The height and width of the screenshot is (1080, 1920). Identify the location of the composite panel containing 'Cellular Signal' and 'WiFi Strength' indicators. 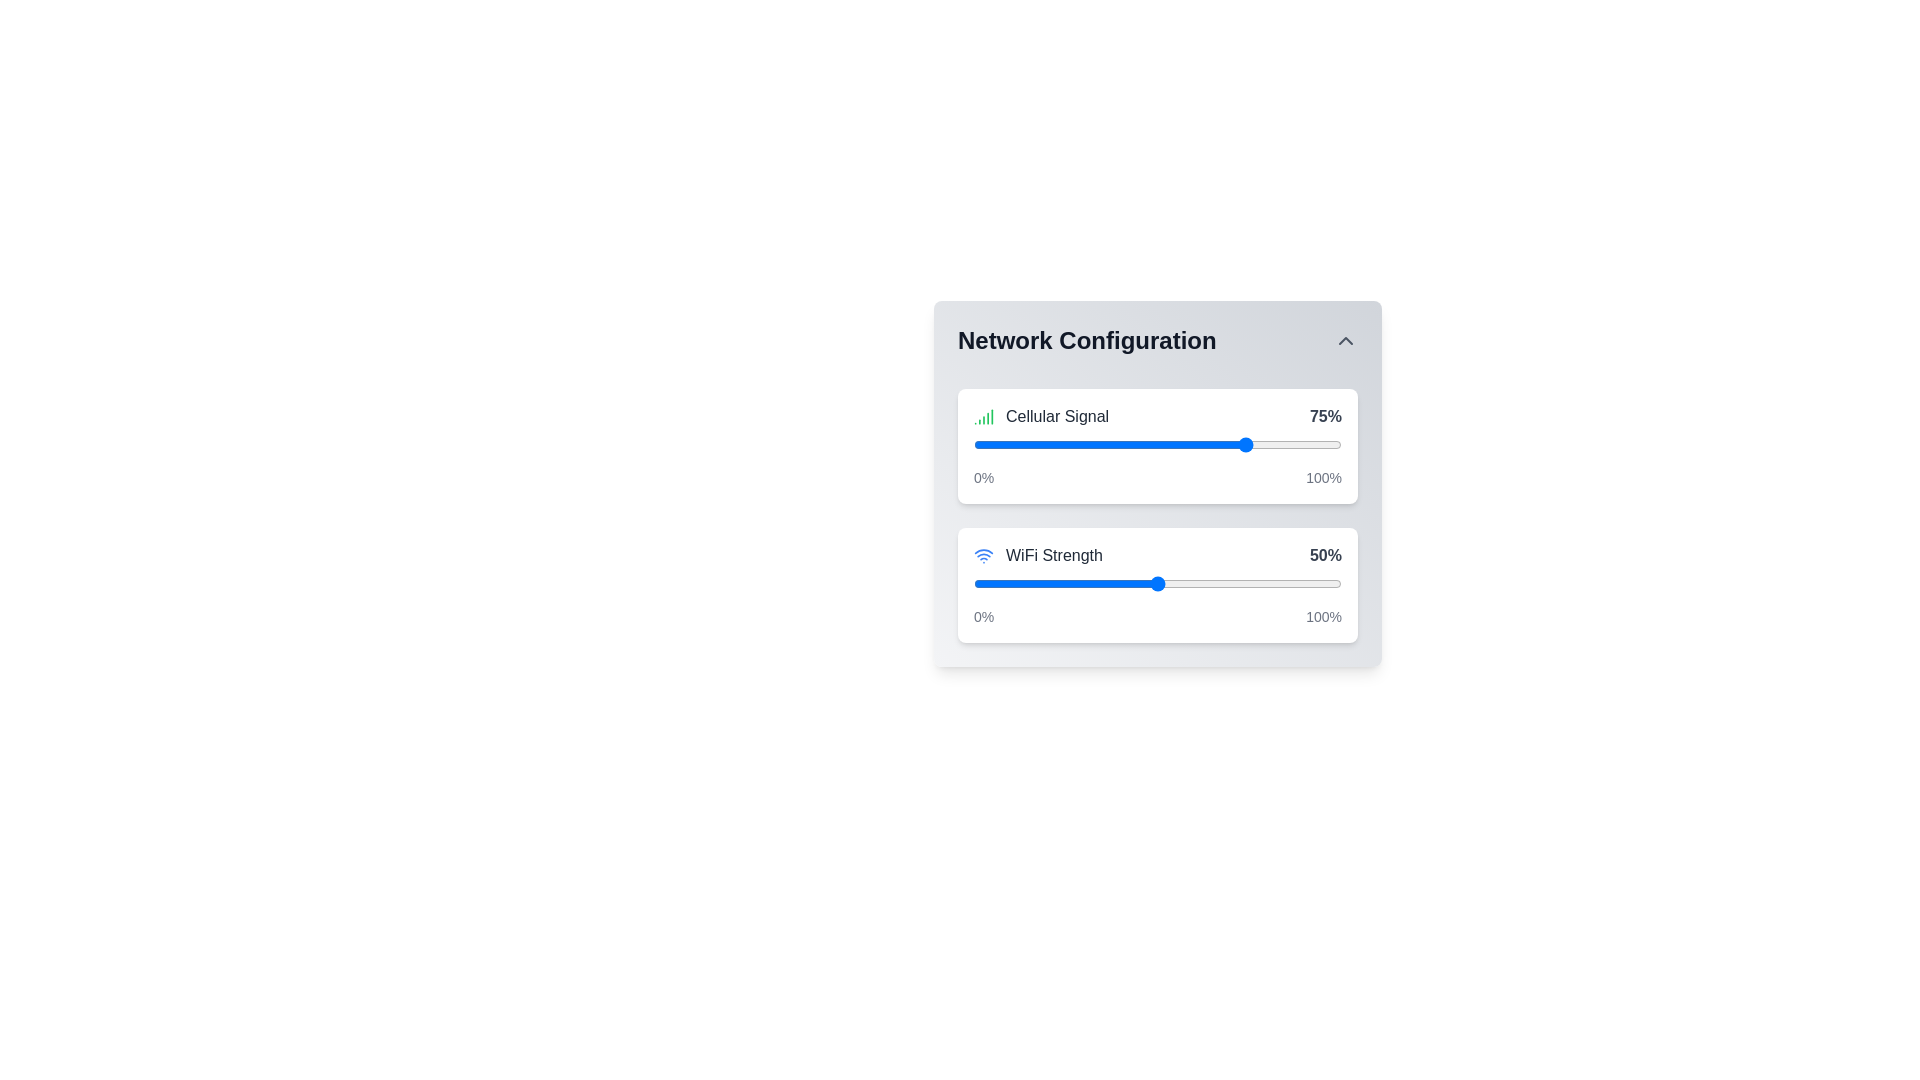
(1157, 507).